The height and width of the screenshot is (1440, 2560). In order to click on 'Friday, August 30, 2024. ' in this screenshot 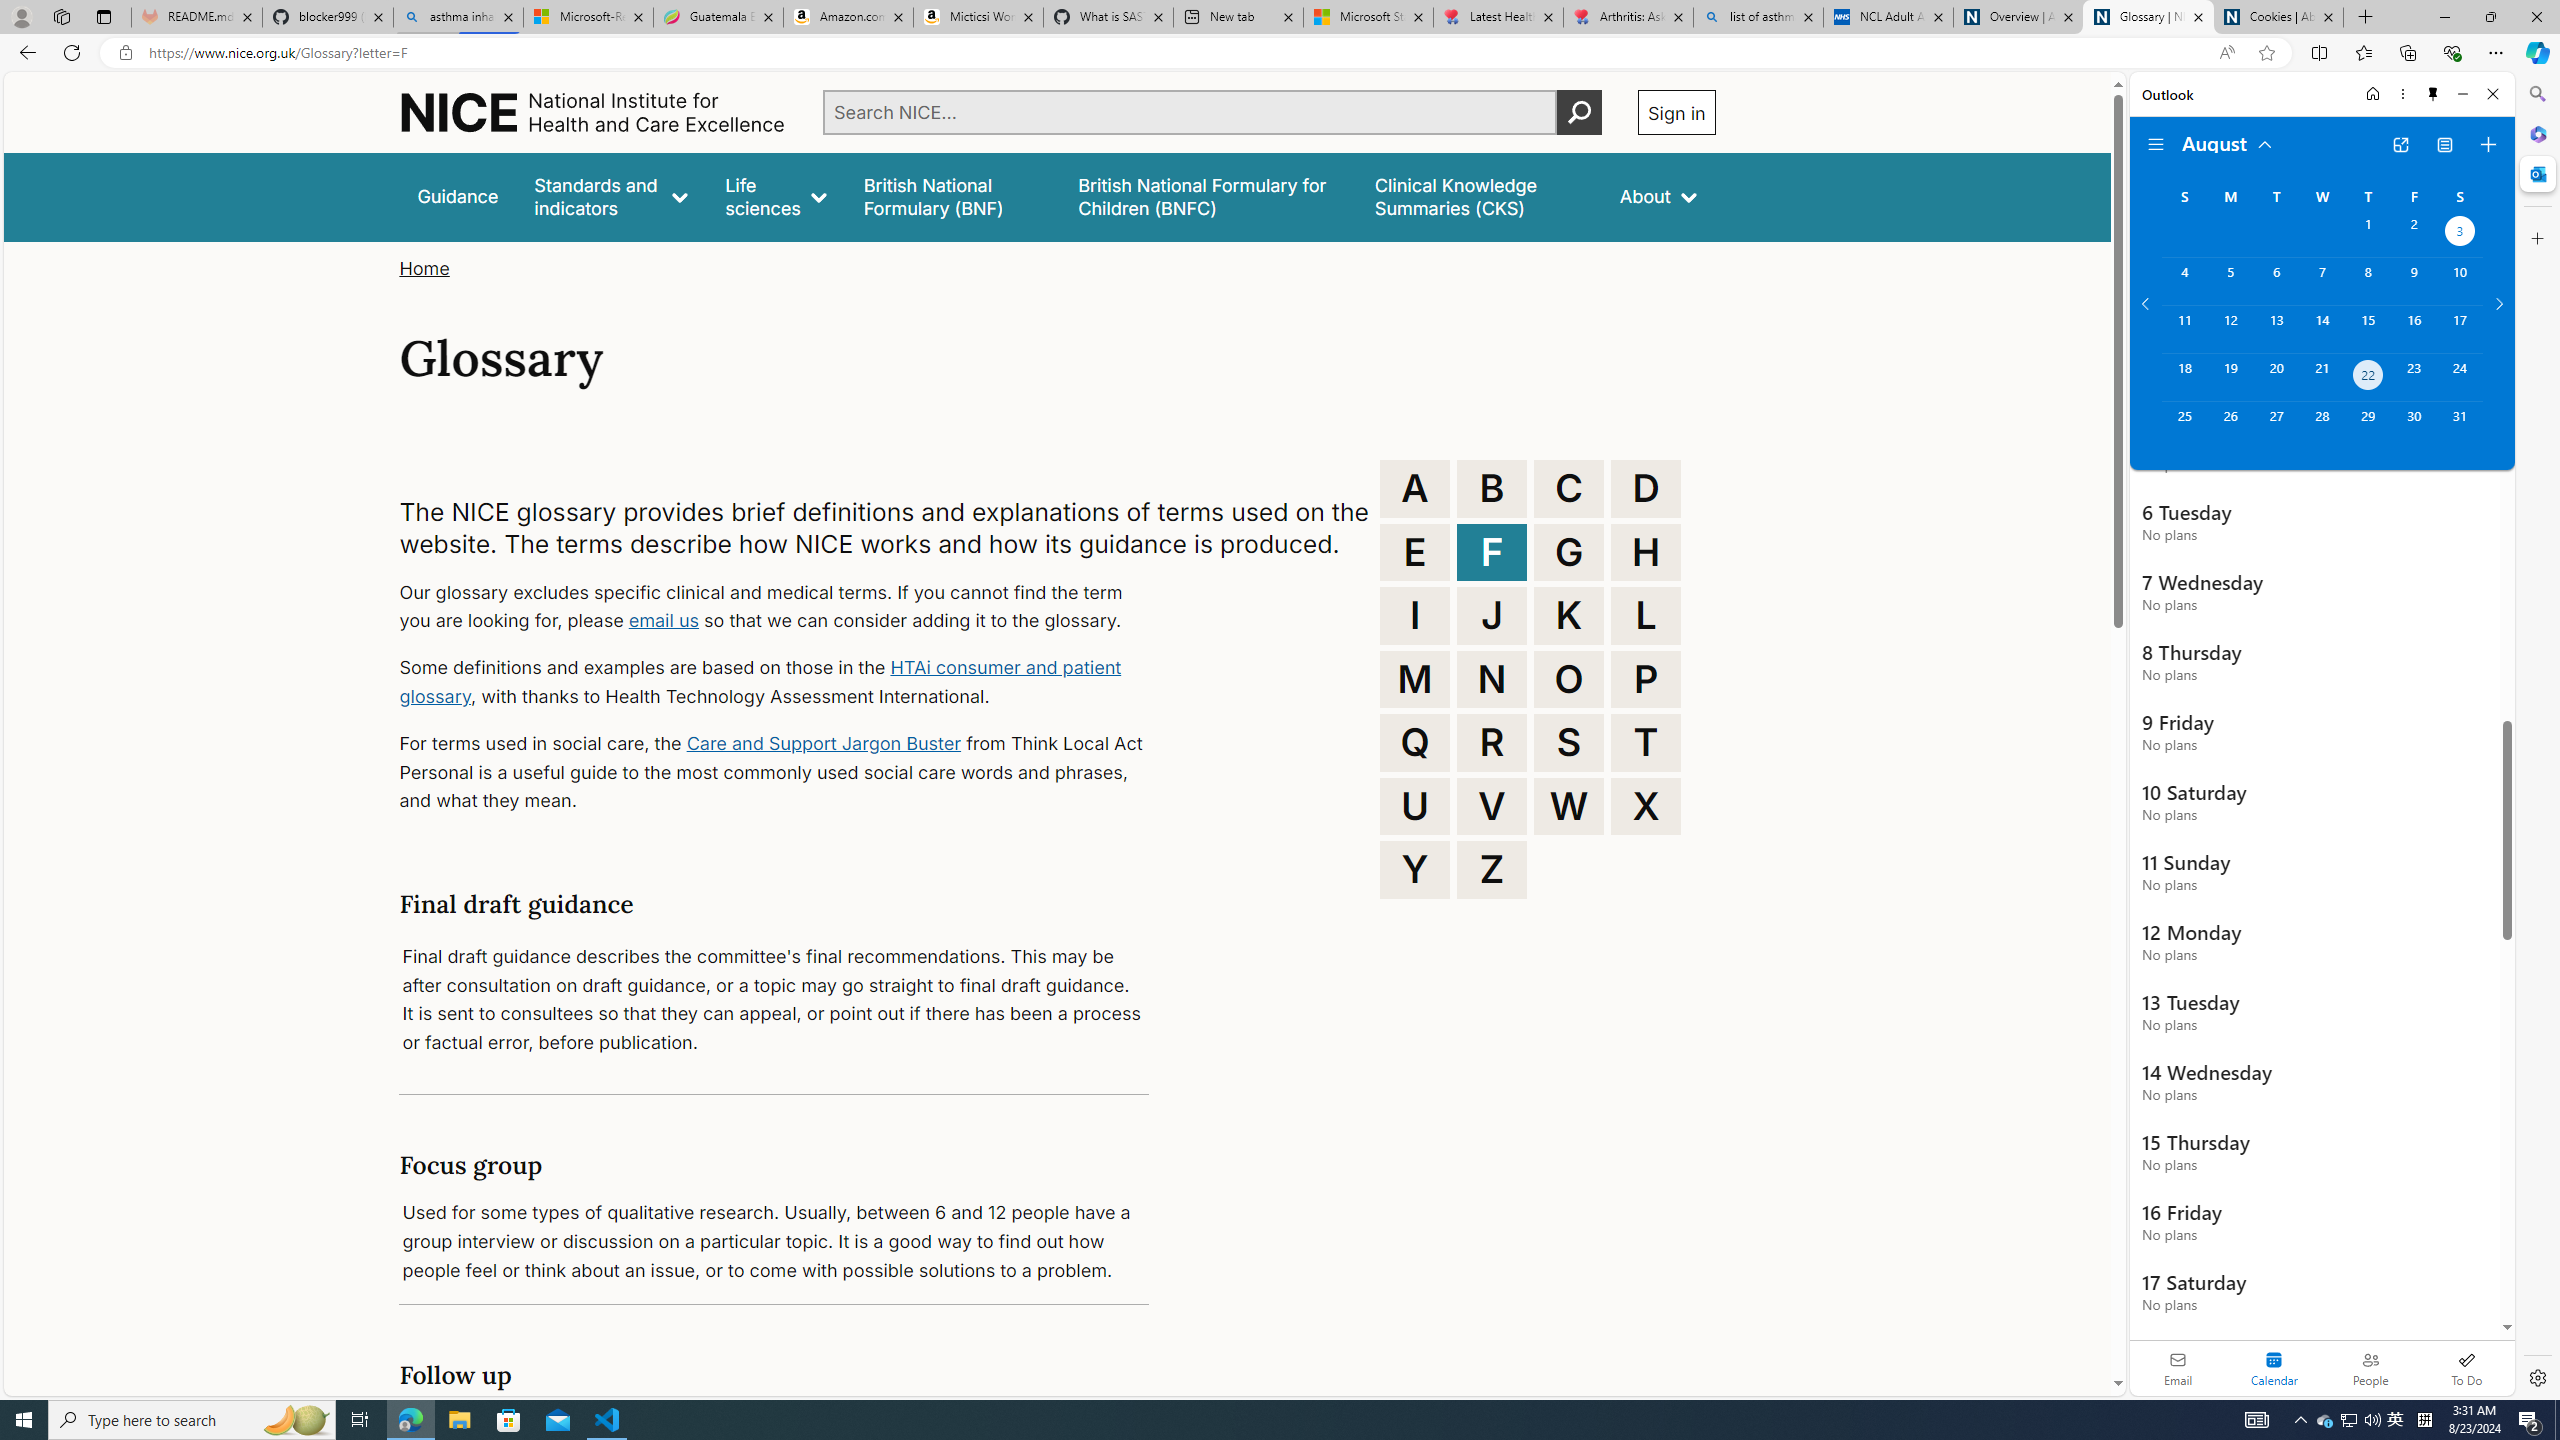, I will do `click(2413, 425)`.